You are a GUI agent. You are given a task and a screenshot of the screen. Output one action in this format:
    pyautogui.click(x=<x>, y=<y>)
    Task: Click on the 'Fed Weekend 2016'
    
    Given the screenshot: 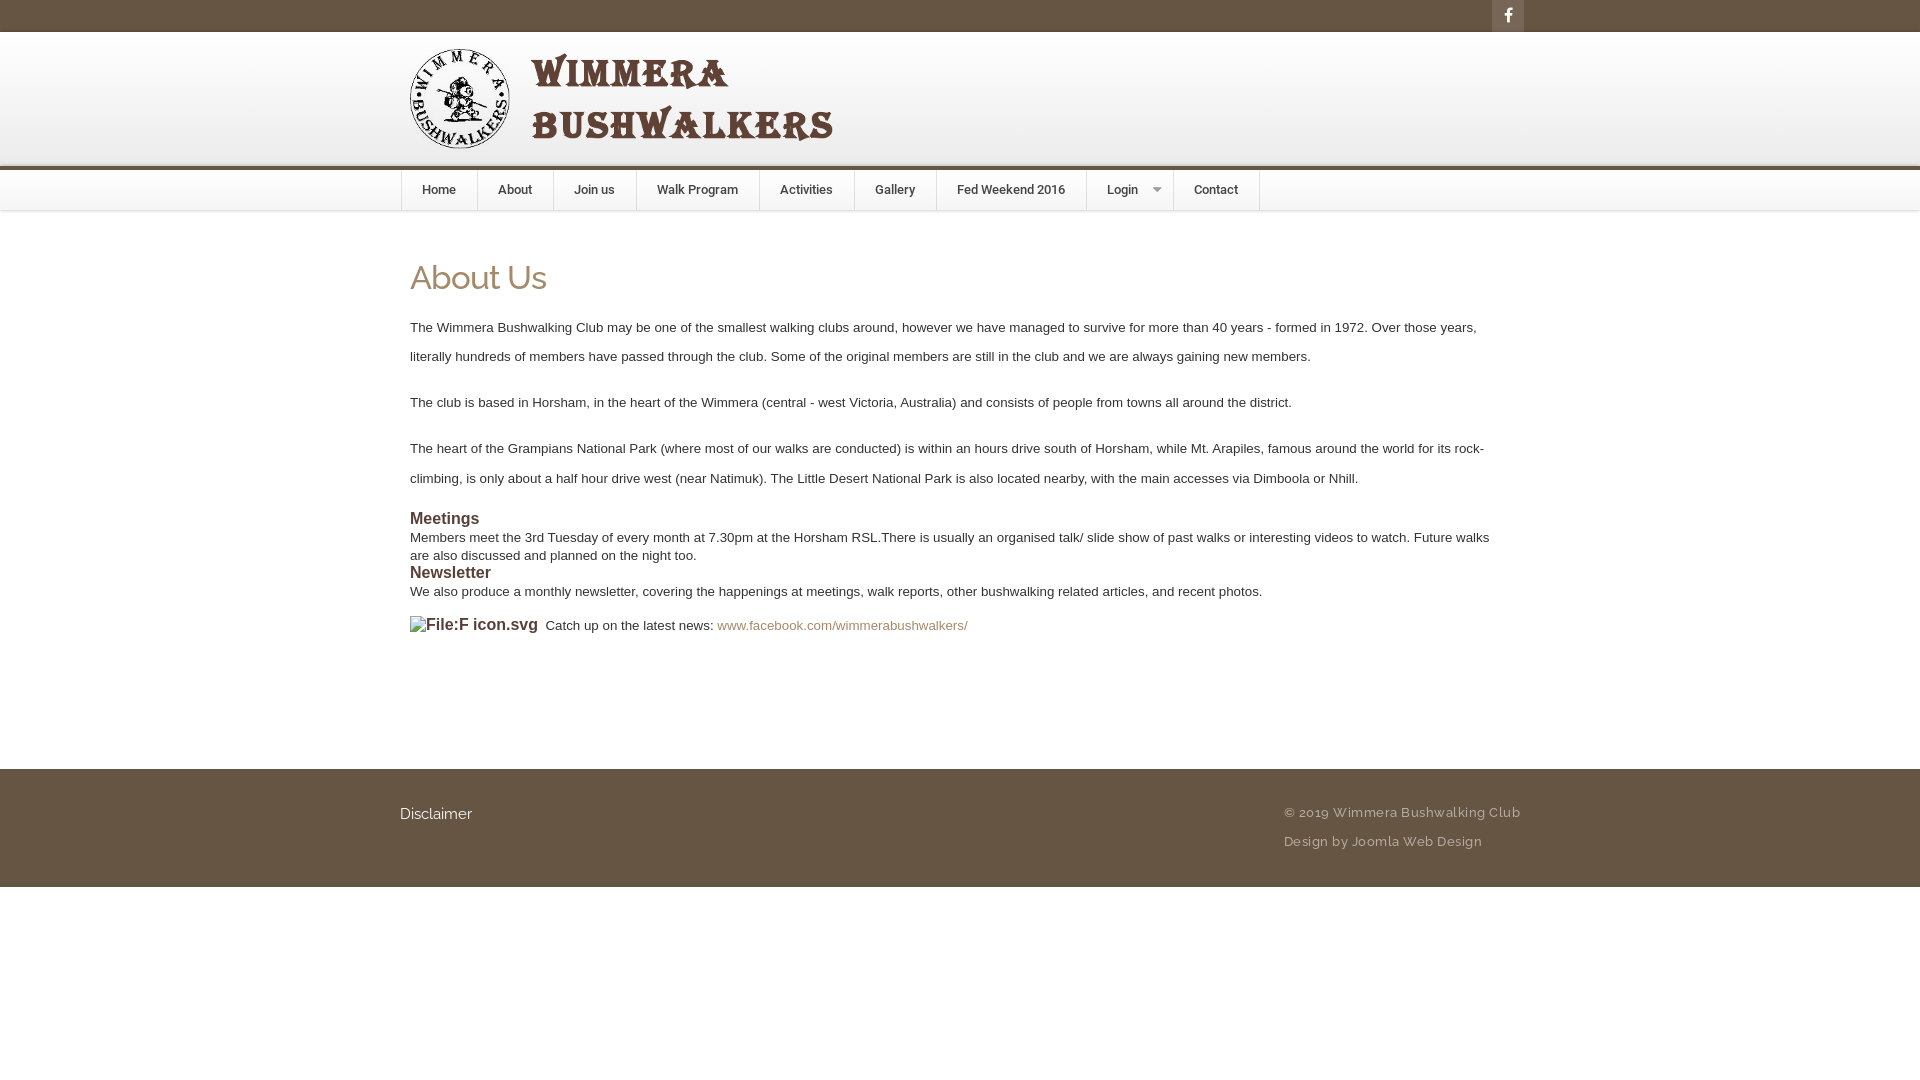 What is the action you would take?
    pyautogui.click(x=1011, y=189)
    